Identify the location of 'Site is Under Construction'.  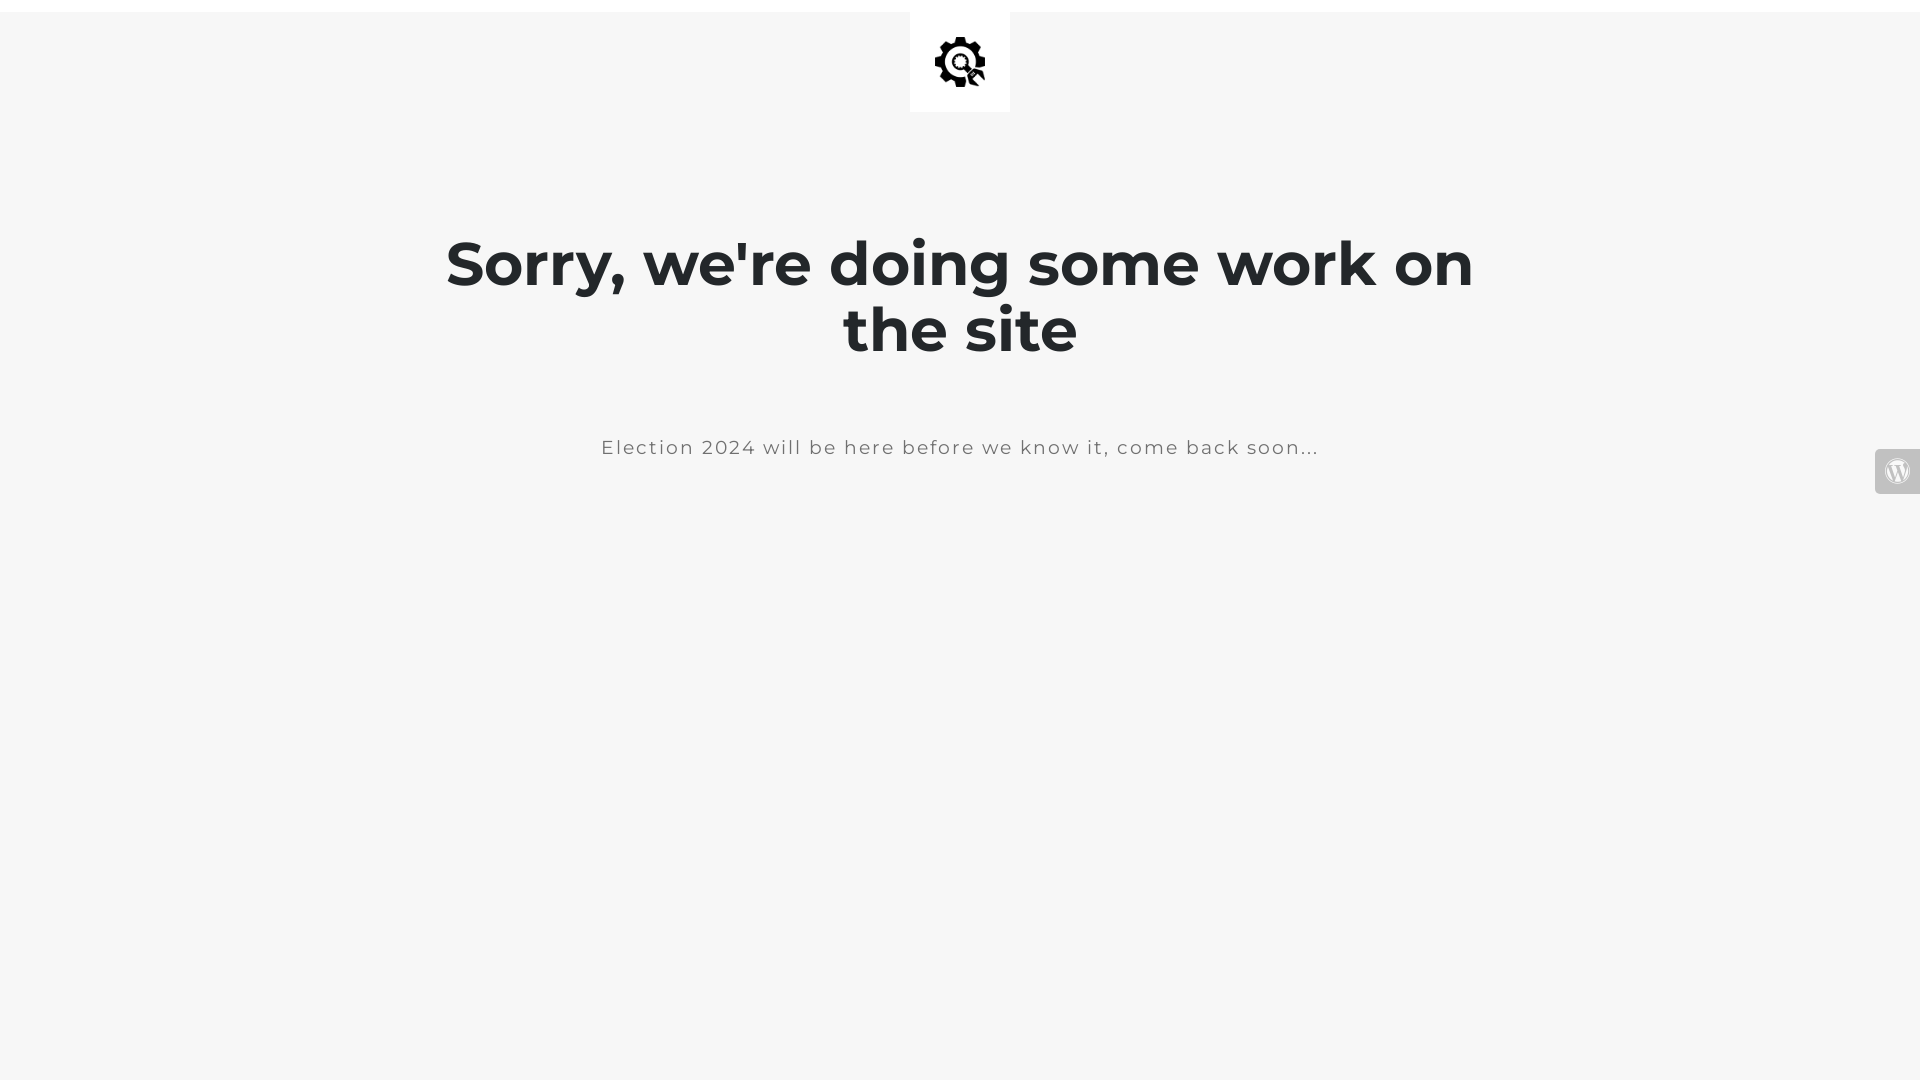
(960, 60).